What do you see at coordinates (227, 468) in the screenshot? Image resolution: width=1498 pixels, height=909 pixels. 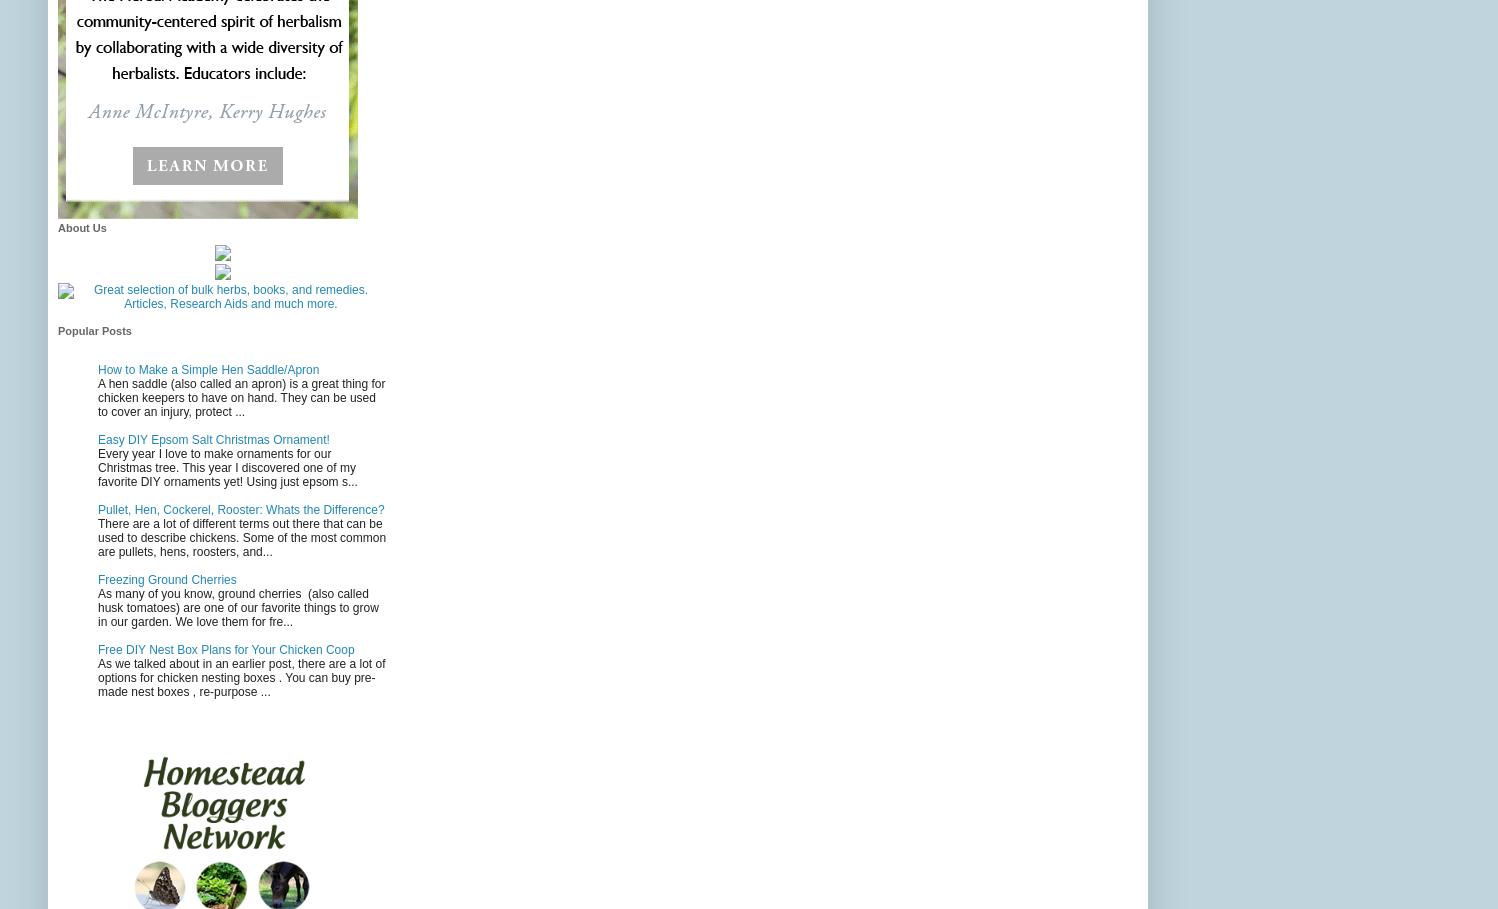 I see `'Every year I love to make ornaments for our Christmas tree. This year I discovered one of my favorite DIY ornaments yet! Using just epsom s...'` at bounding box center [227, 468].